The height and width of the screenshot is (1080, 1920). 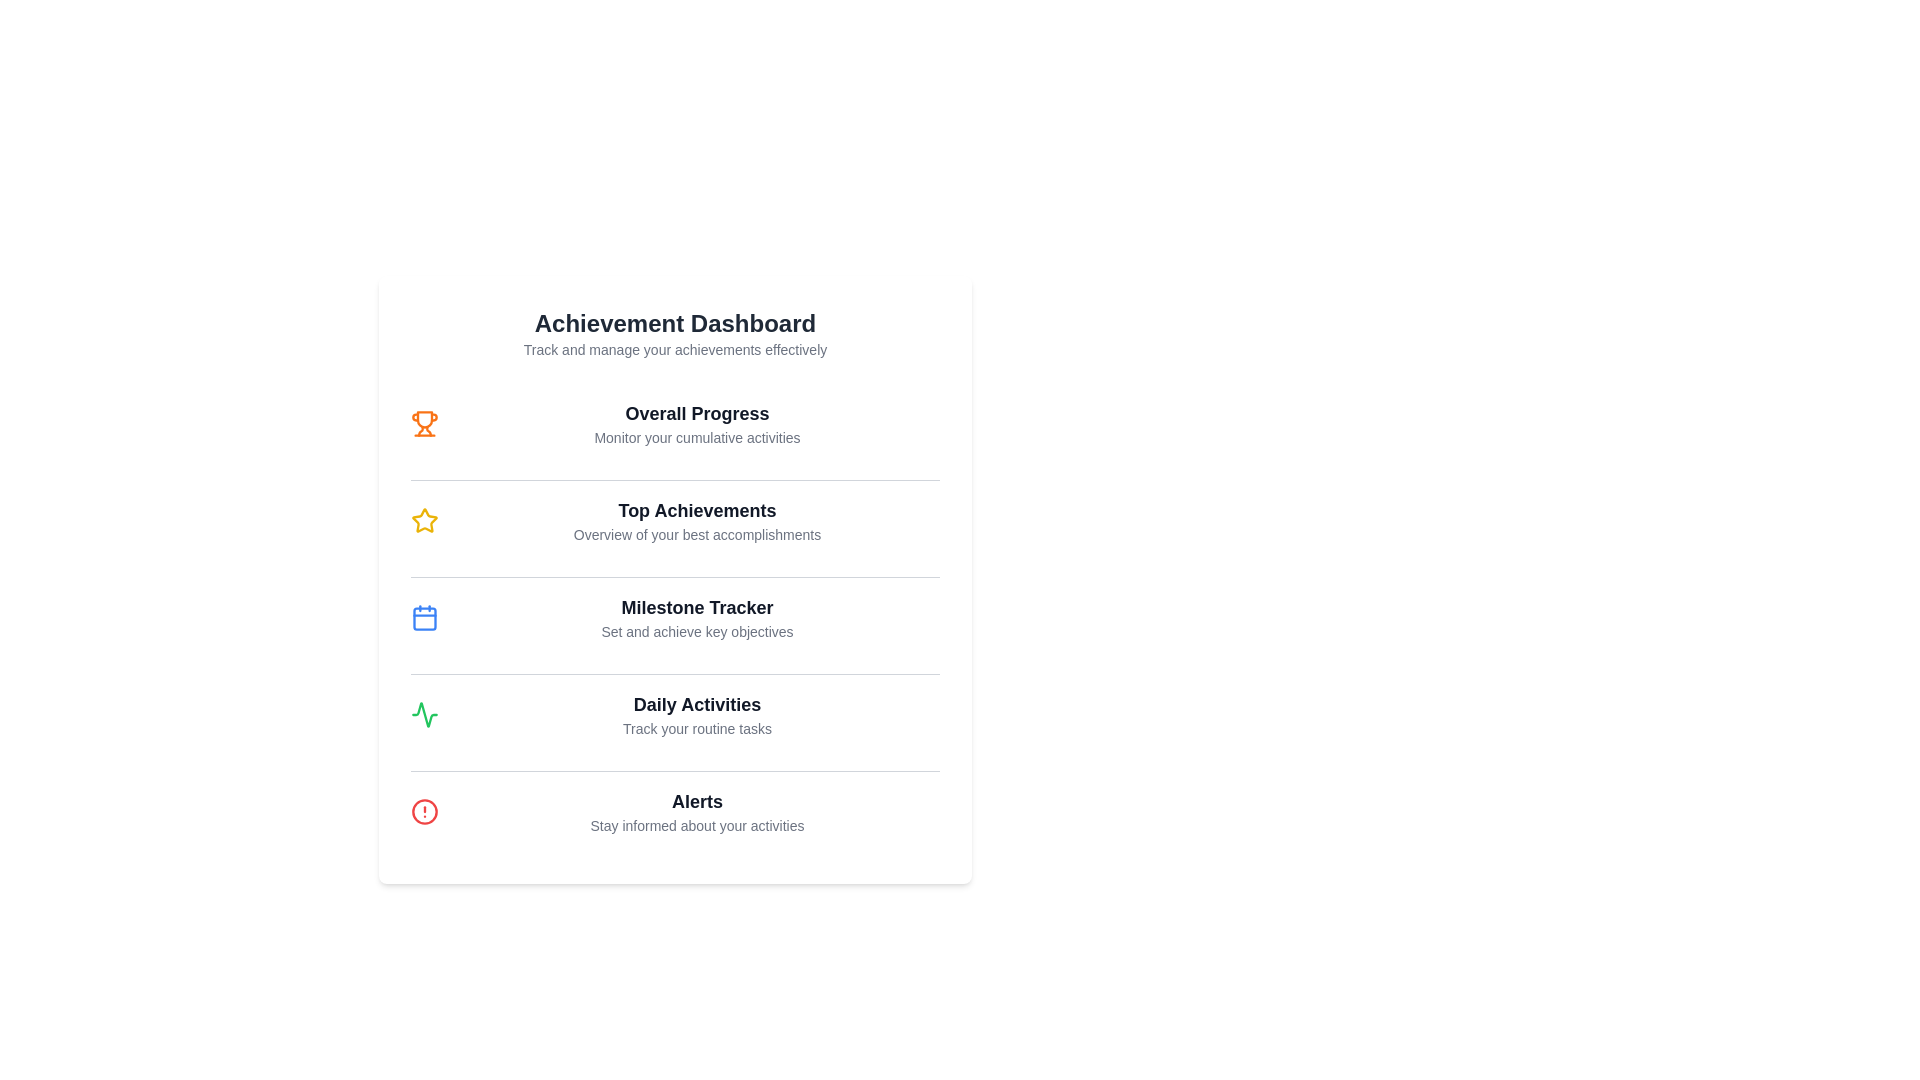 What do you see at coordinates (675, 423) in the screenshot?
I see `the 'Overall Progress' dashboard section item located below the 'Achievement Dashboard' header to monitor cumulative activities` at bounding box center [675, 423].